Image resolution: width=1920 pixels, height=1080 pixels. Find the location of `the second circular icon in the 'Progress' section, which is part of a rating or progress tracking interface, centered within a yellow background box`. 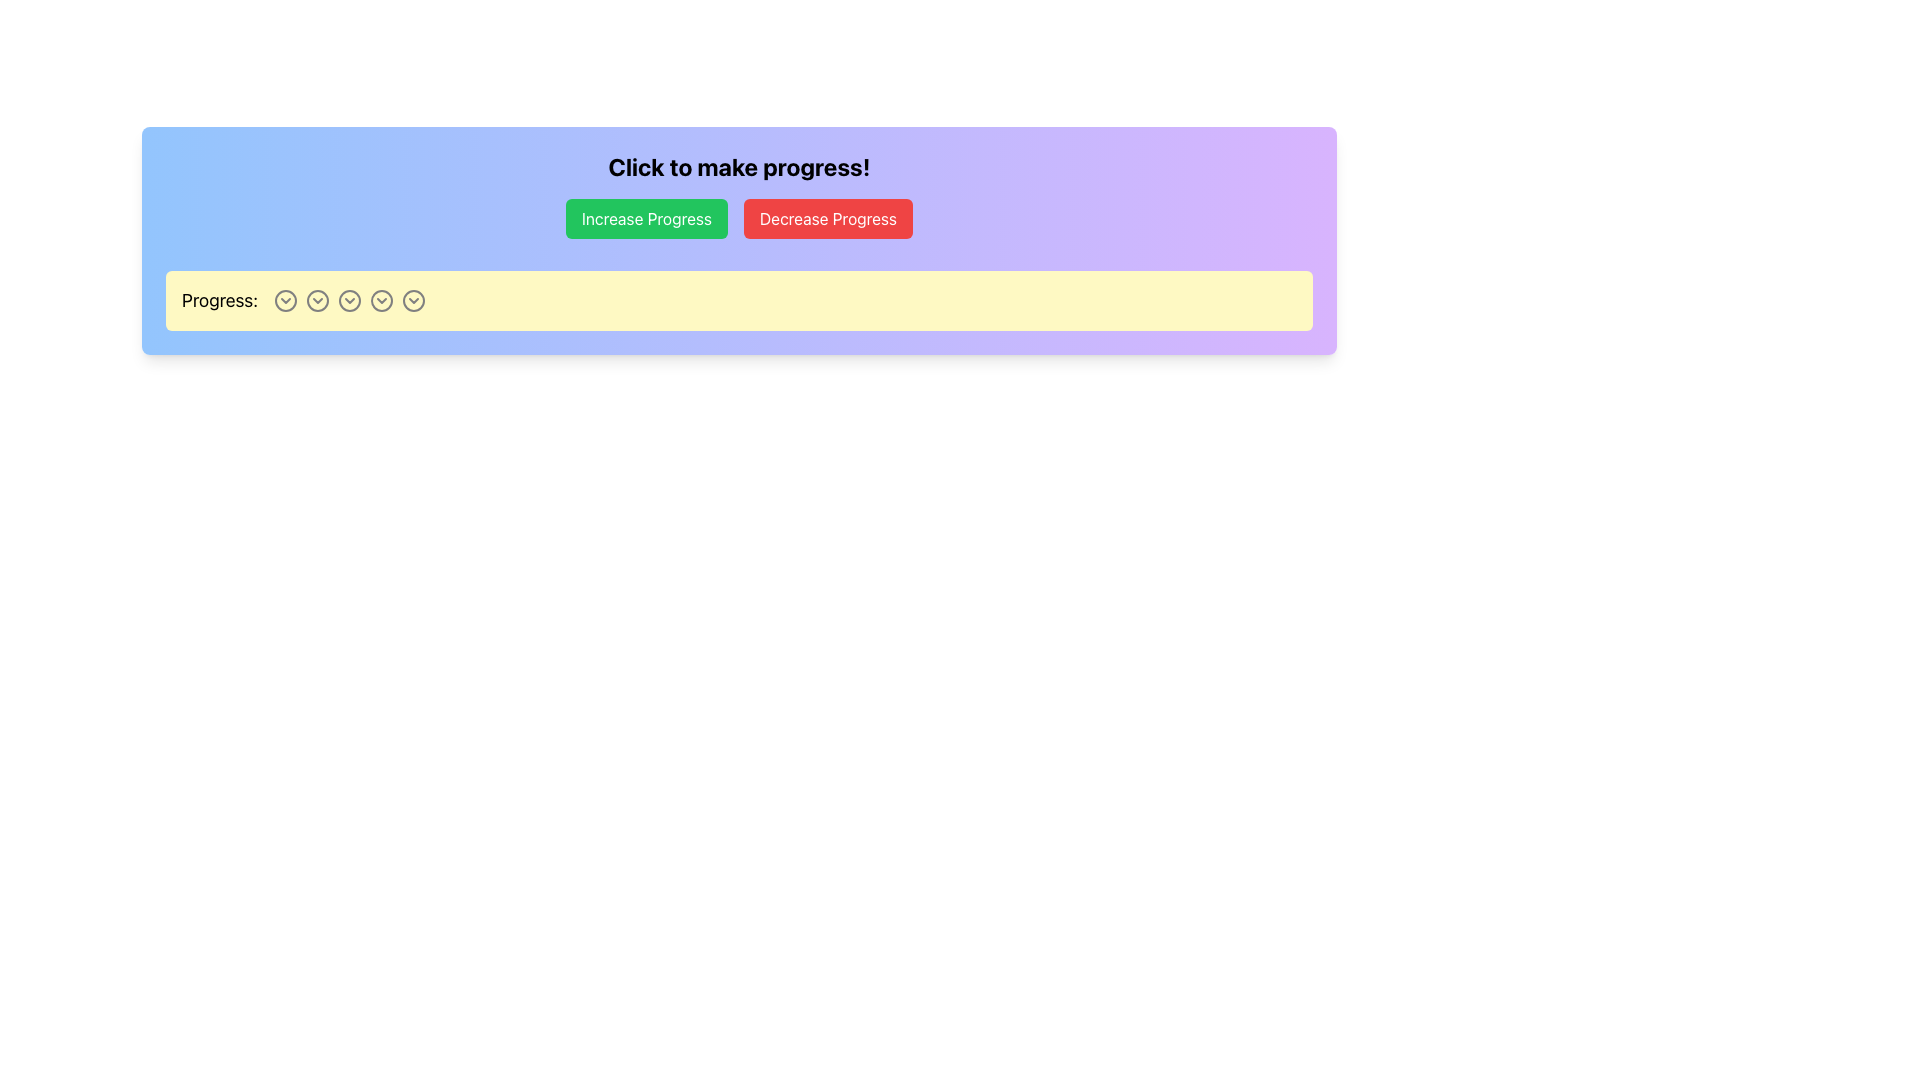

the second circular icon in the 'Progress' section, which is part of a rating or progress tracking interface, centered within a yellow background box is located at coordinates (317, 300).